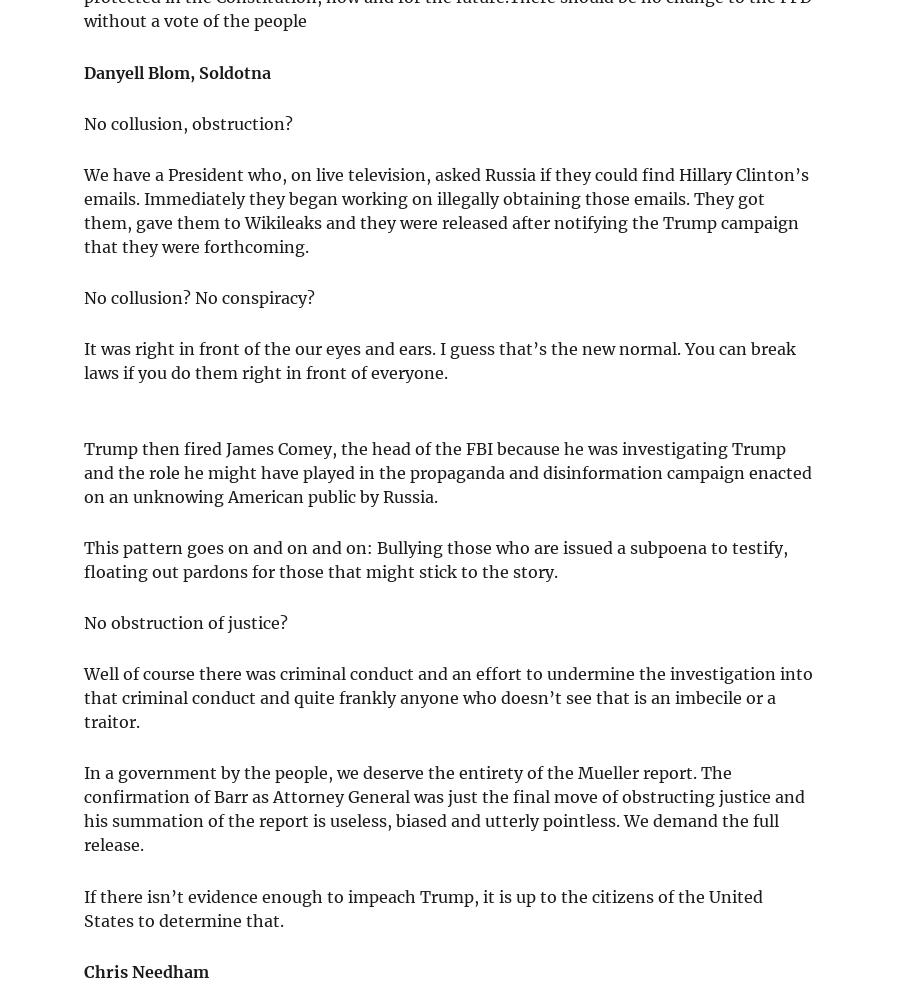 This screenshot has width=900, height=990. What do you see at coordinates (177, 71) in the screenshot?
I see `'Danyell Blom, Soldotna'` at bounding box center [177, 71].